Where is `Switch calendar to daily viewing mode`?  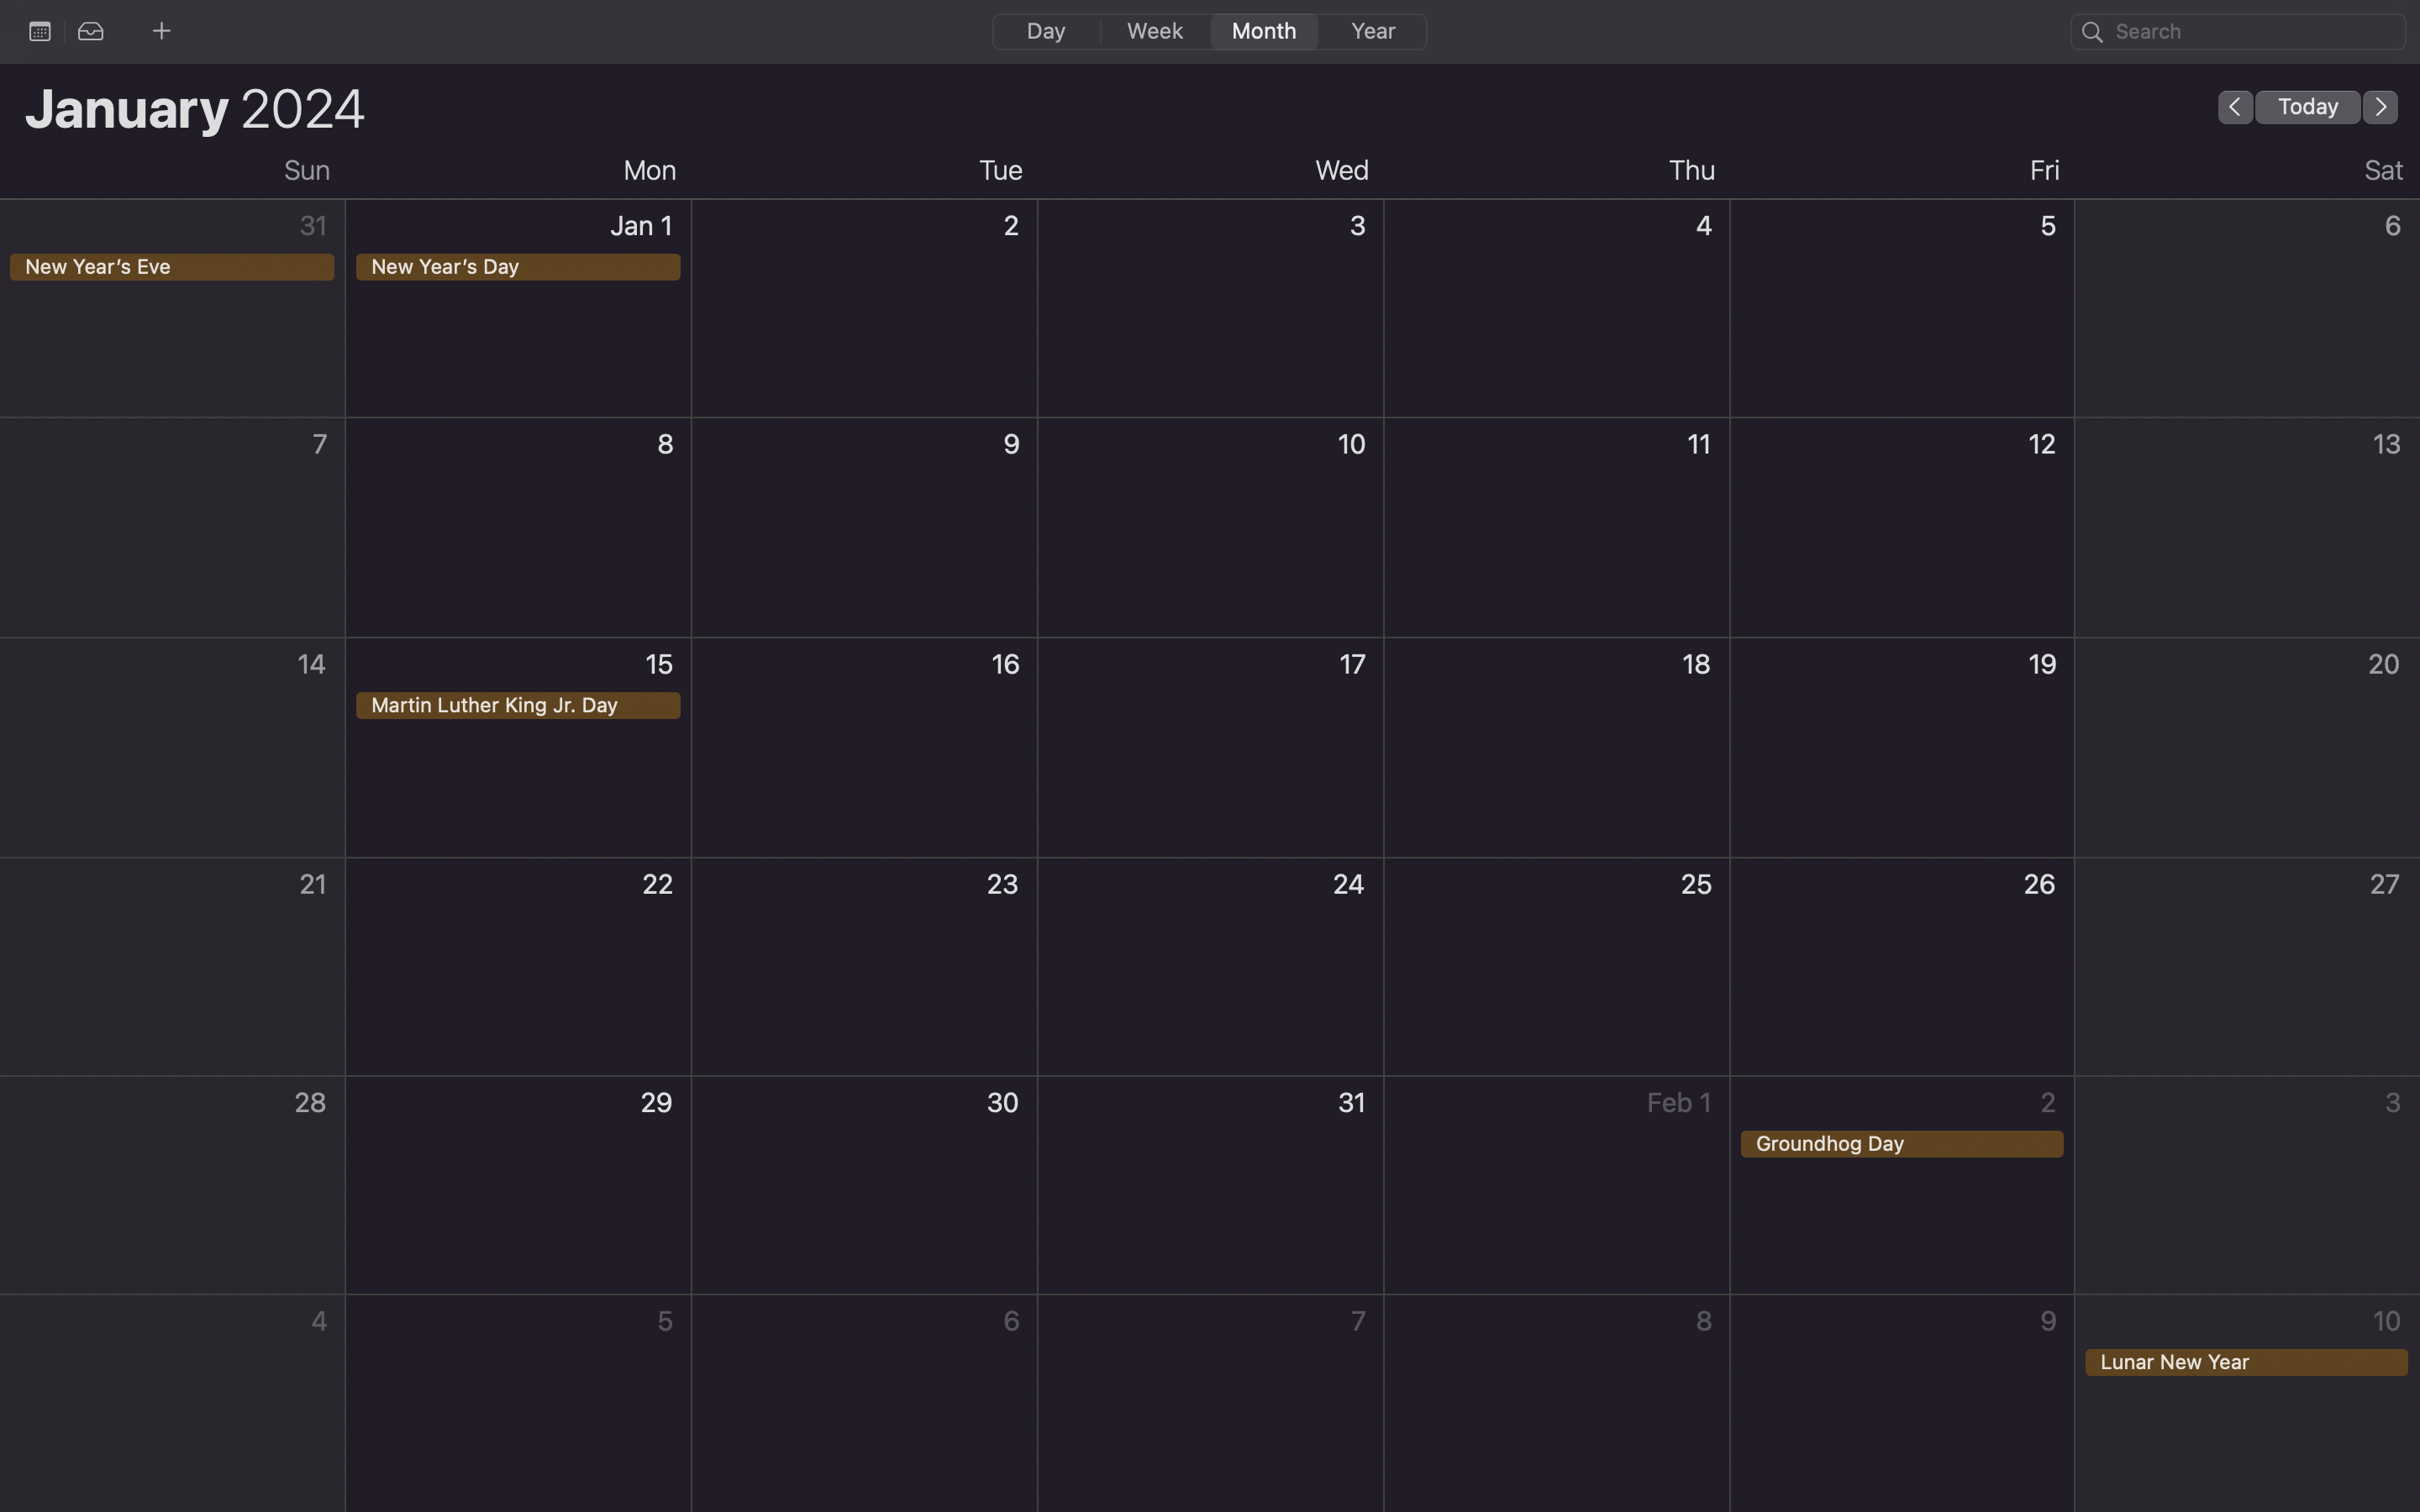
Switch calendar to daily viewing mode is located at coordinates (1044, 29).